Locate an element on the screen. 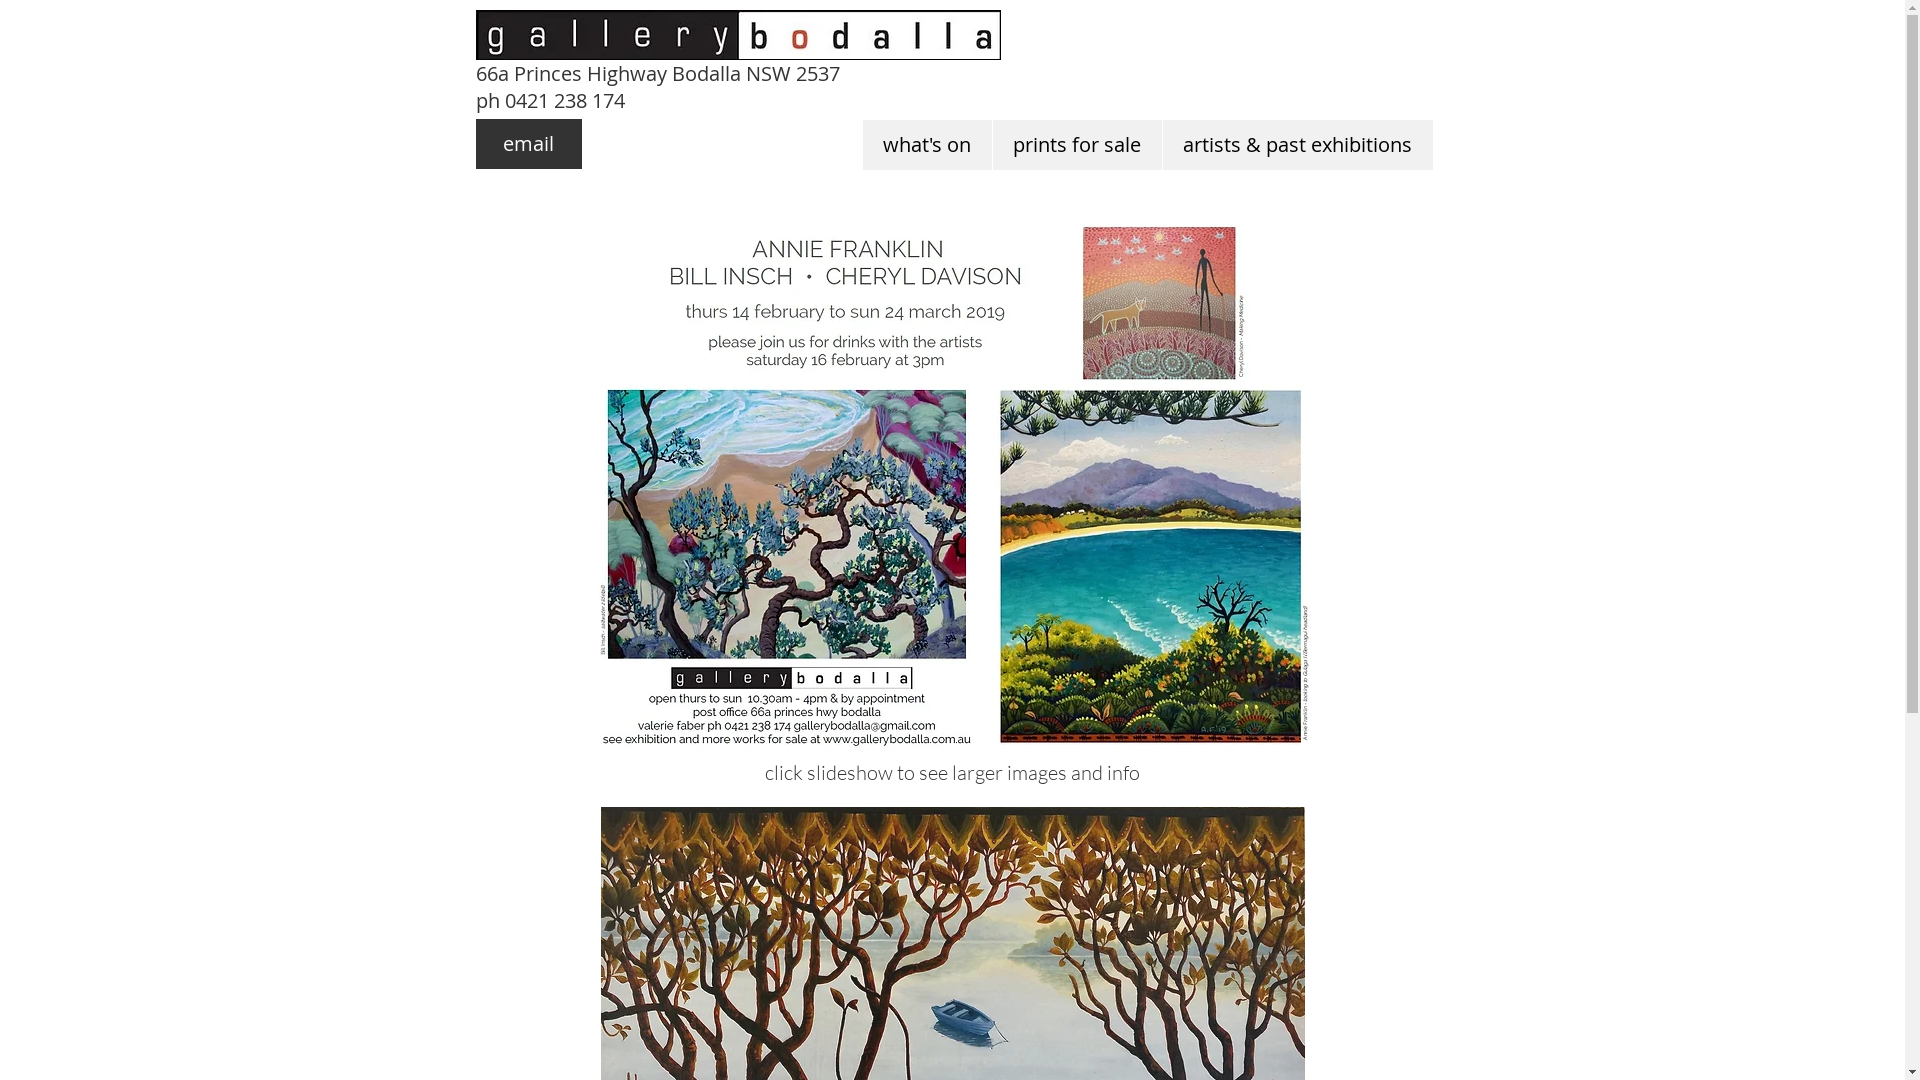  'what's on' is located at coordinates (925, 144).